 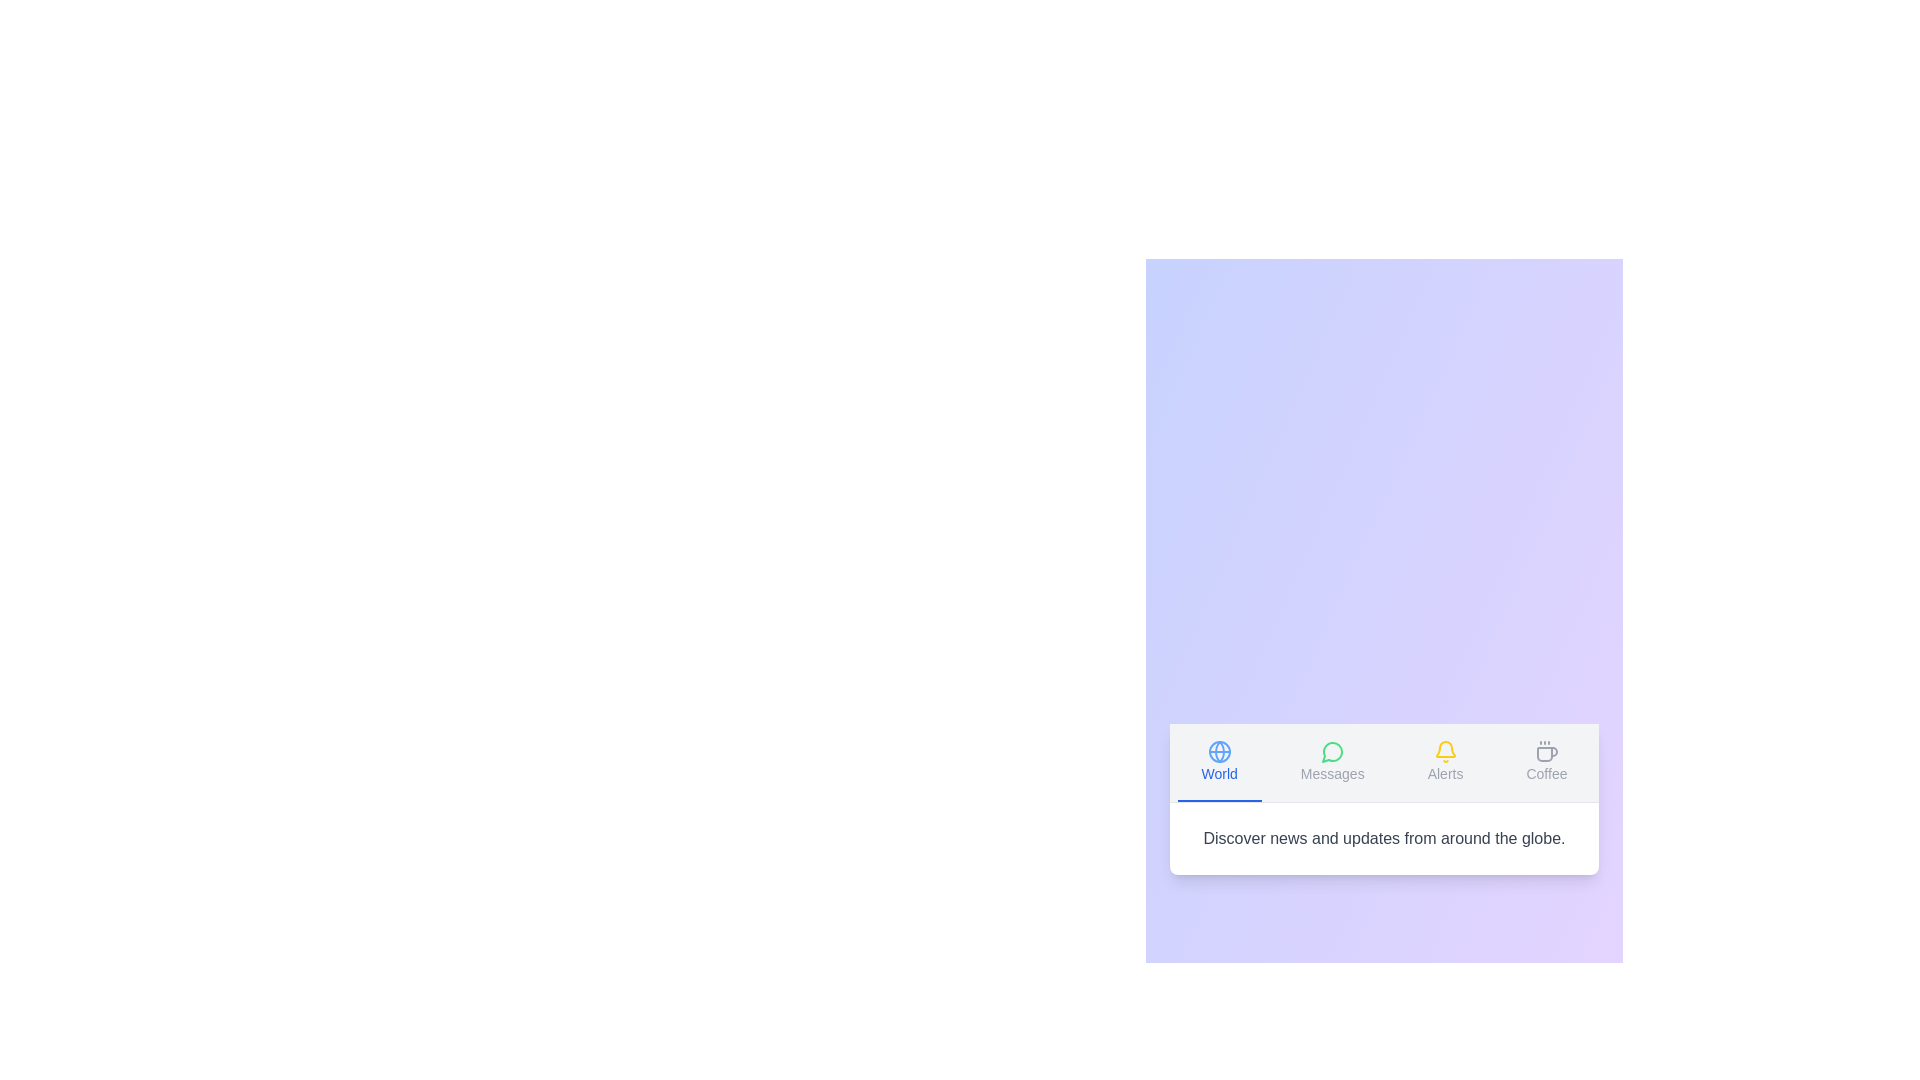 I want to click on the tab labeled 'Alerts' to view its content, so click(x=1445, y=762).